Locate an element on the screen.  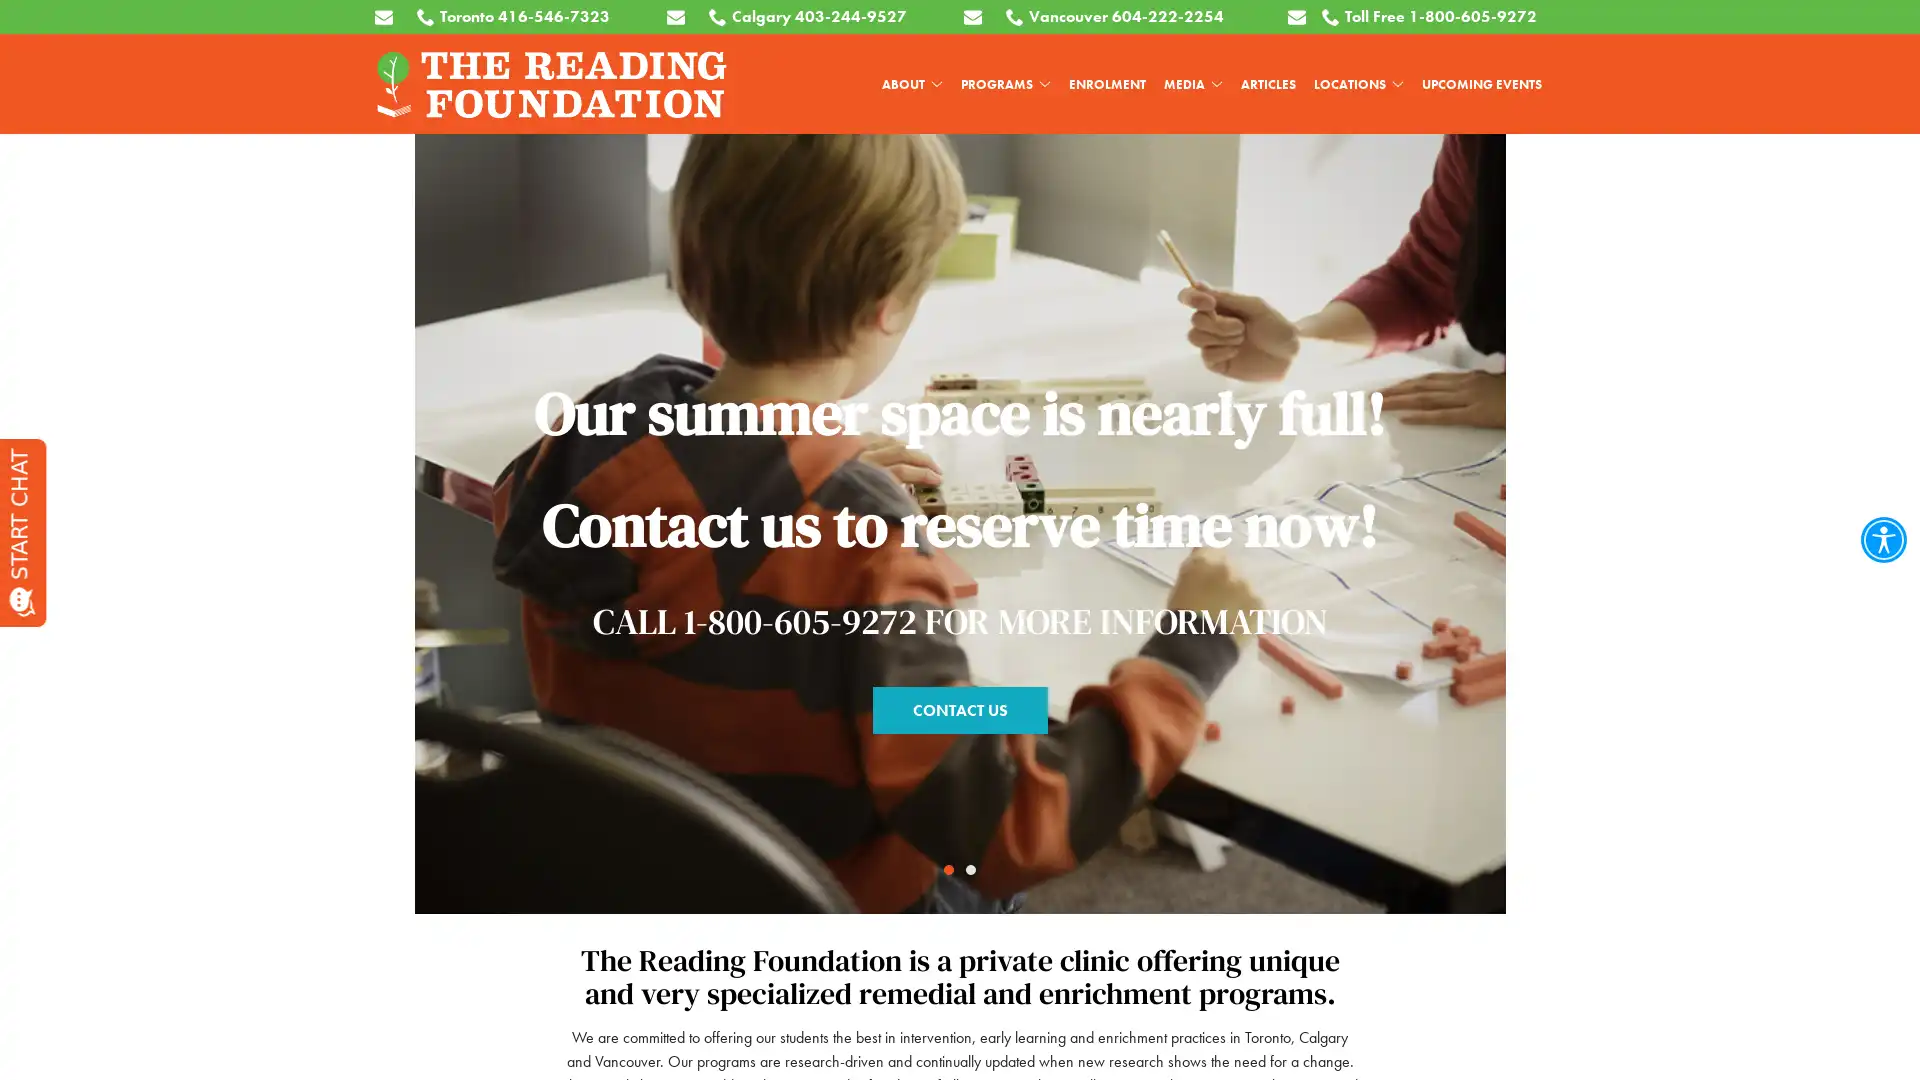
Accessibility Menu is located at coordinates (1882, 540).